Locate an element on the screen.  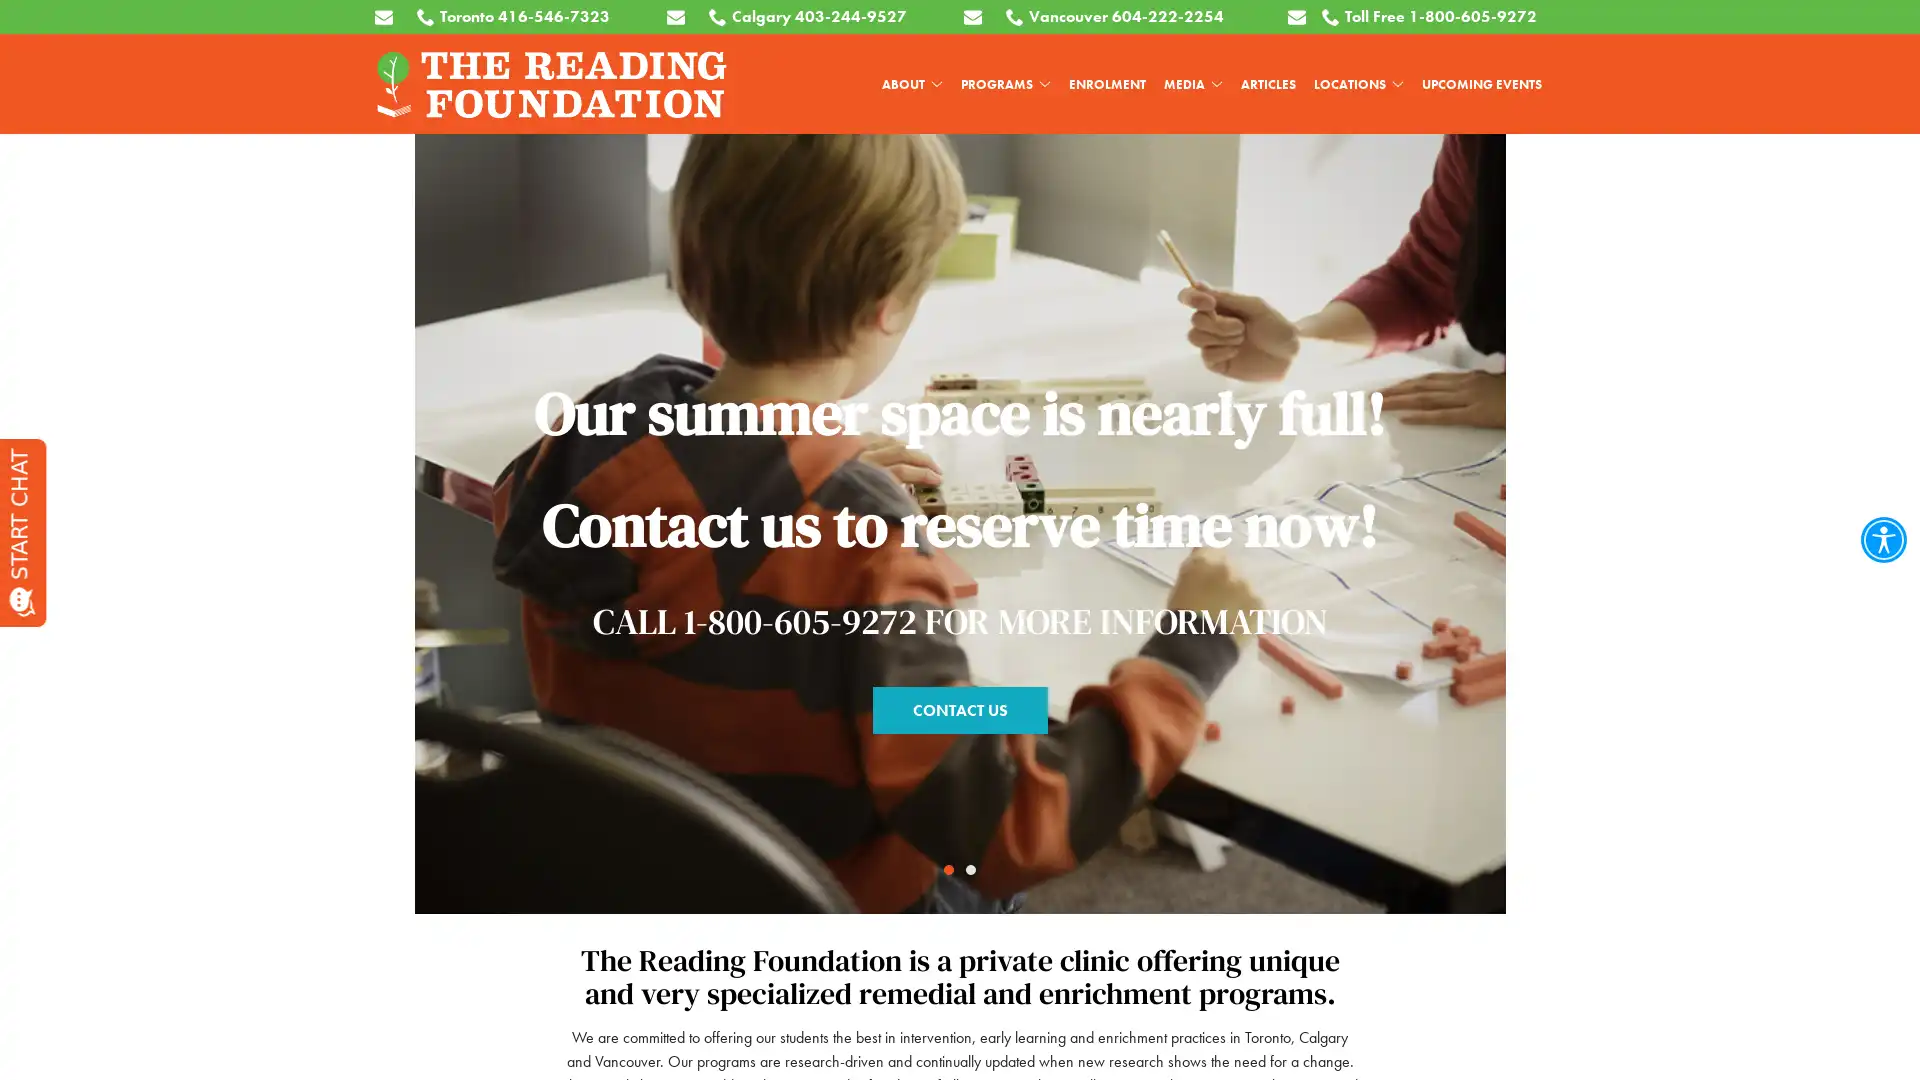
Accessibility Menu is located at coordinates (1882, 540).